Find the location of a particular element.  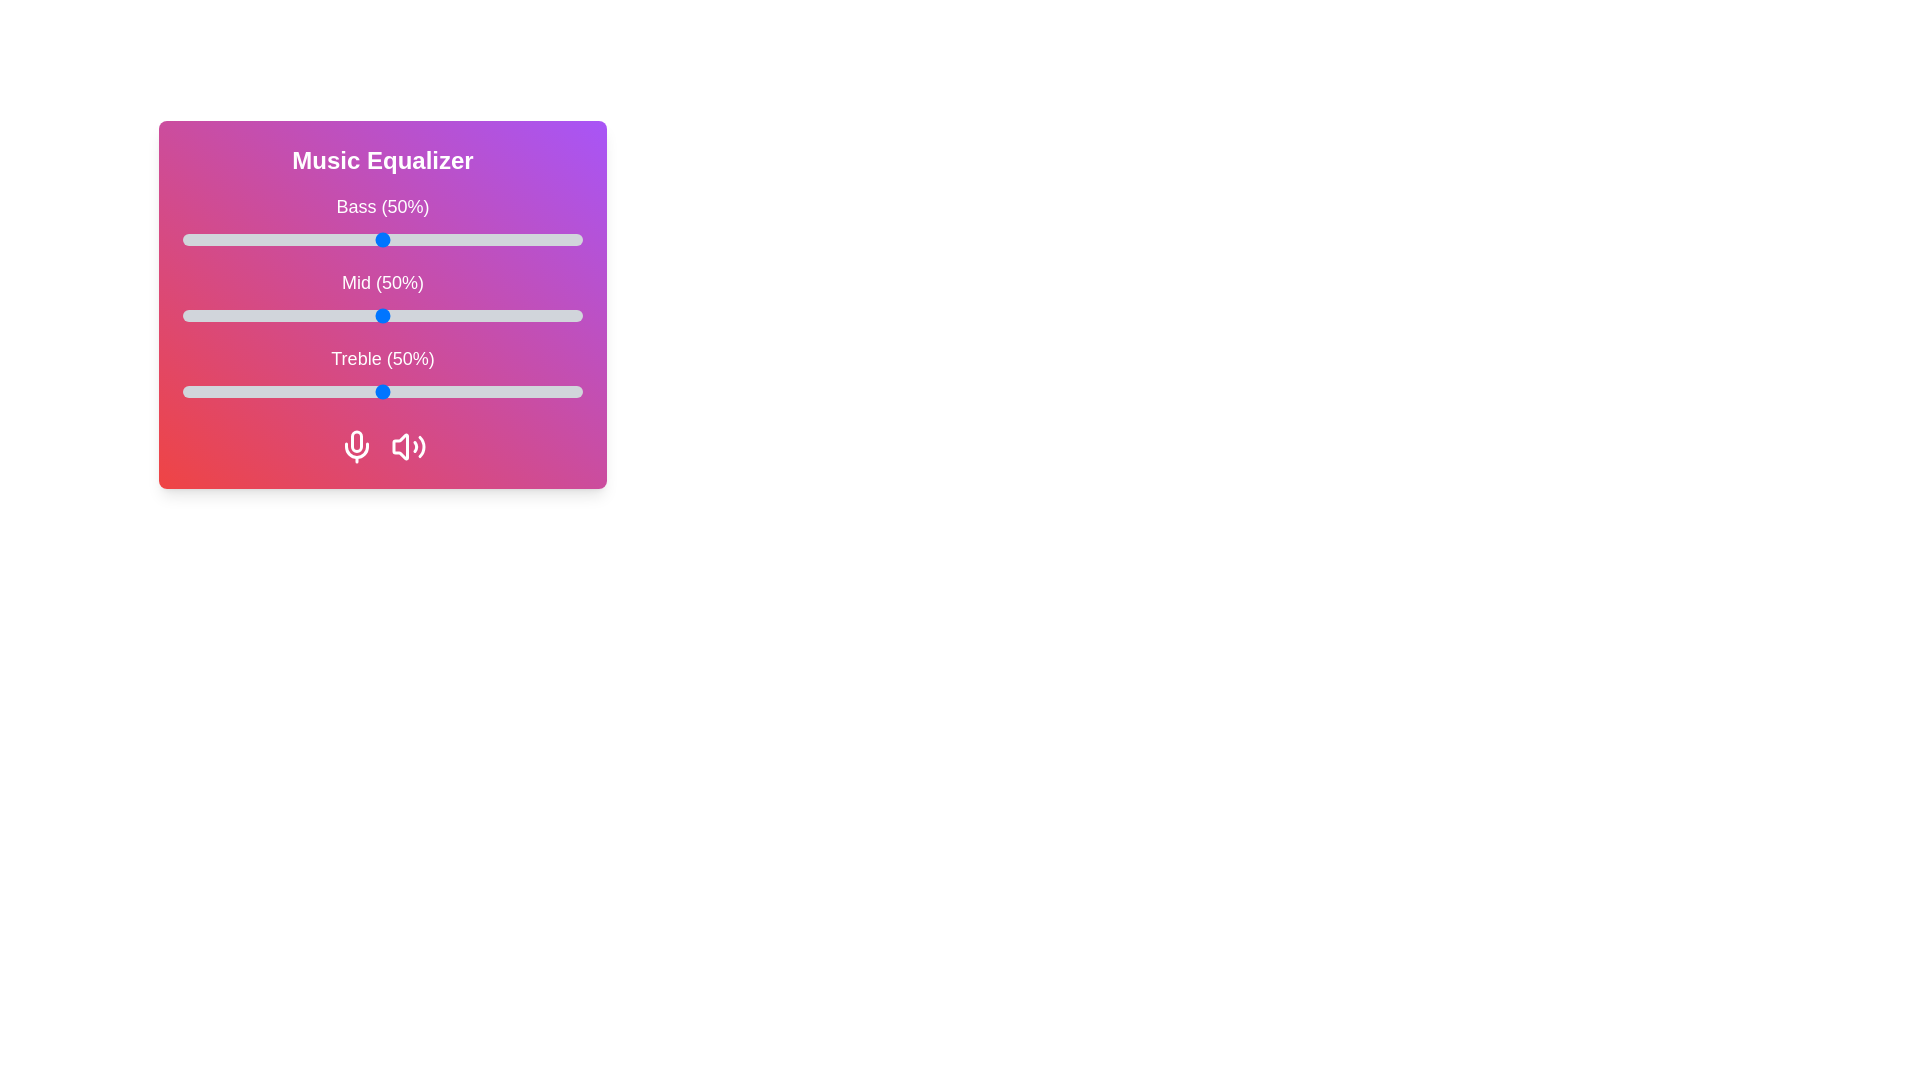

the 1 slider to 62% is located at coordinates (430, 315).